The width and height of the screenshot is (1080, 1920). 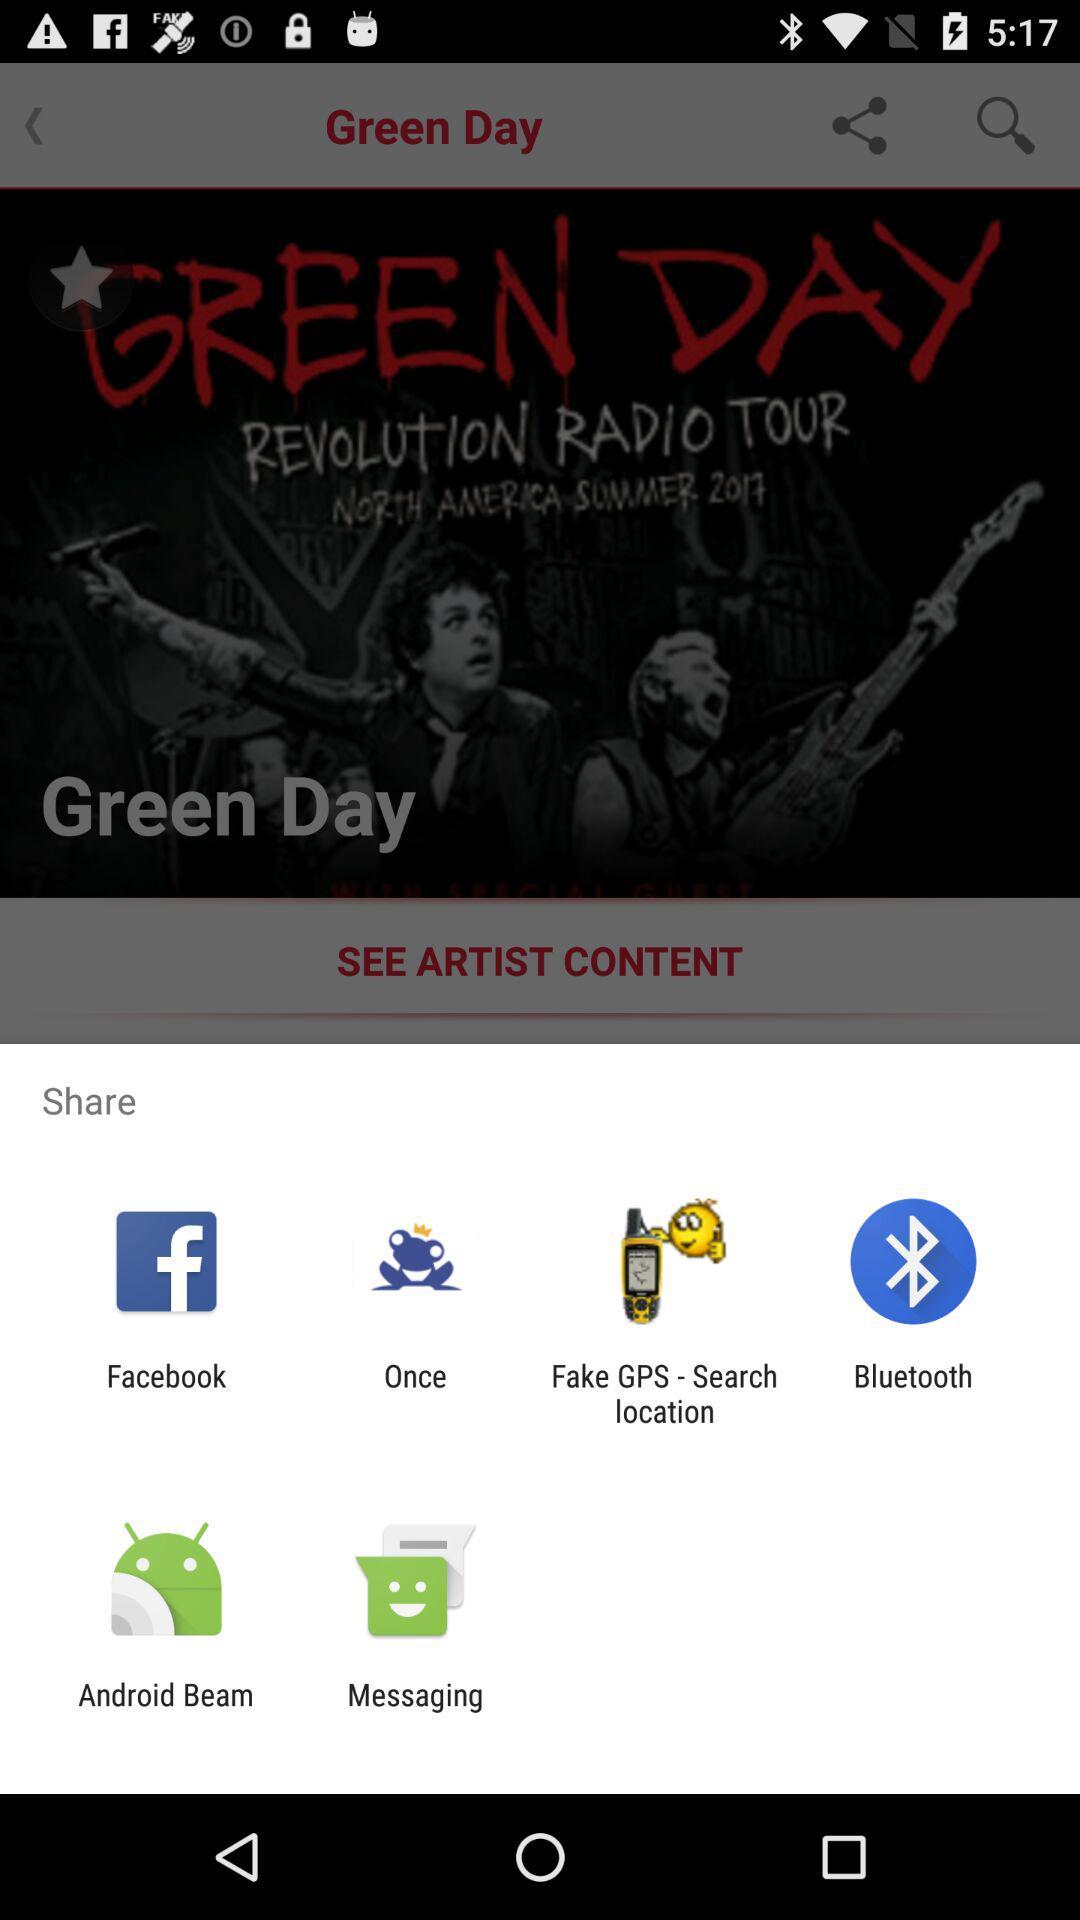 I want to click on messaging app, so click(x=414, y=1711).